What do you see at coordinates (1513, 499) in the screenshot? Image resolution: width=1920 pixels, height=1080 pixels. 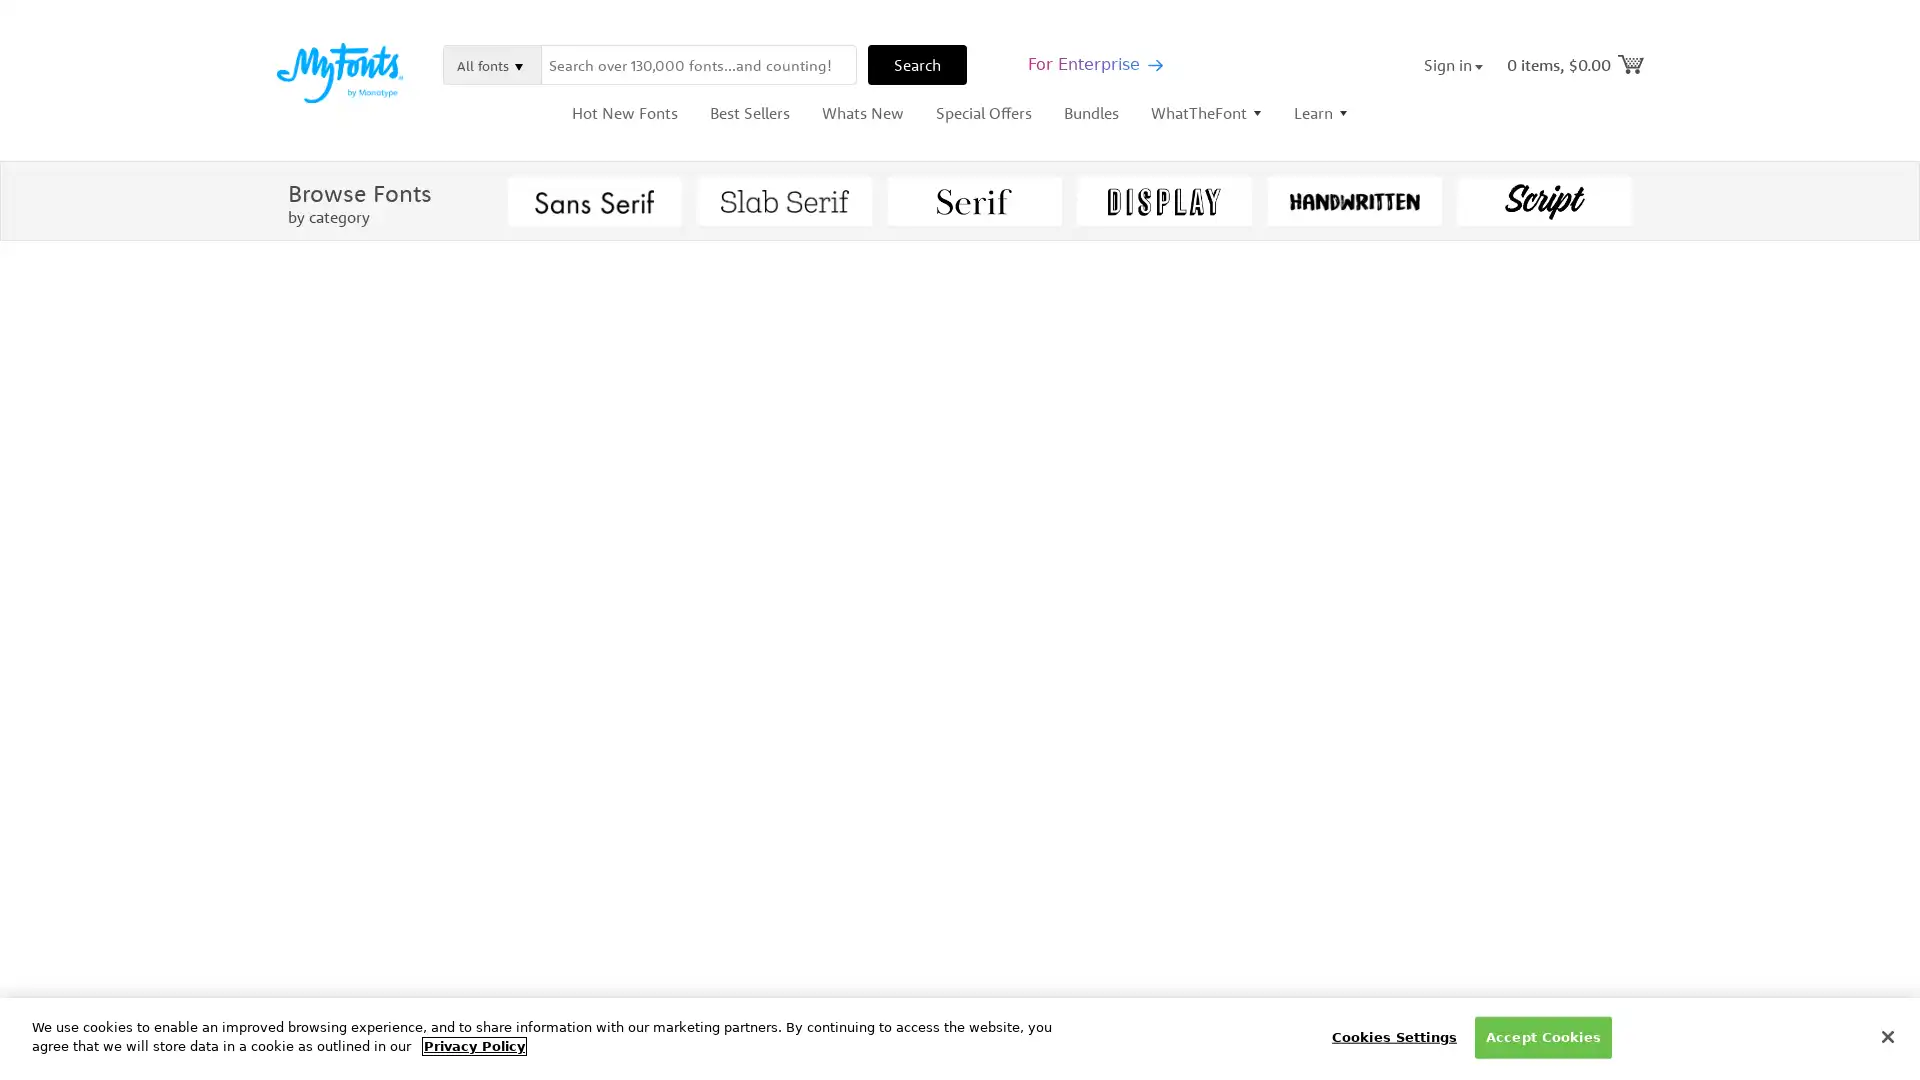 I see `Add to Album` at bounding box center [1513, 499].